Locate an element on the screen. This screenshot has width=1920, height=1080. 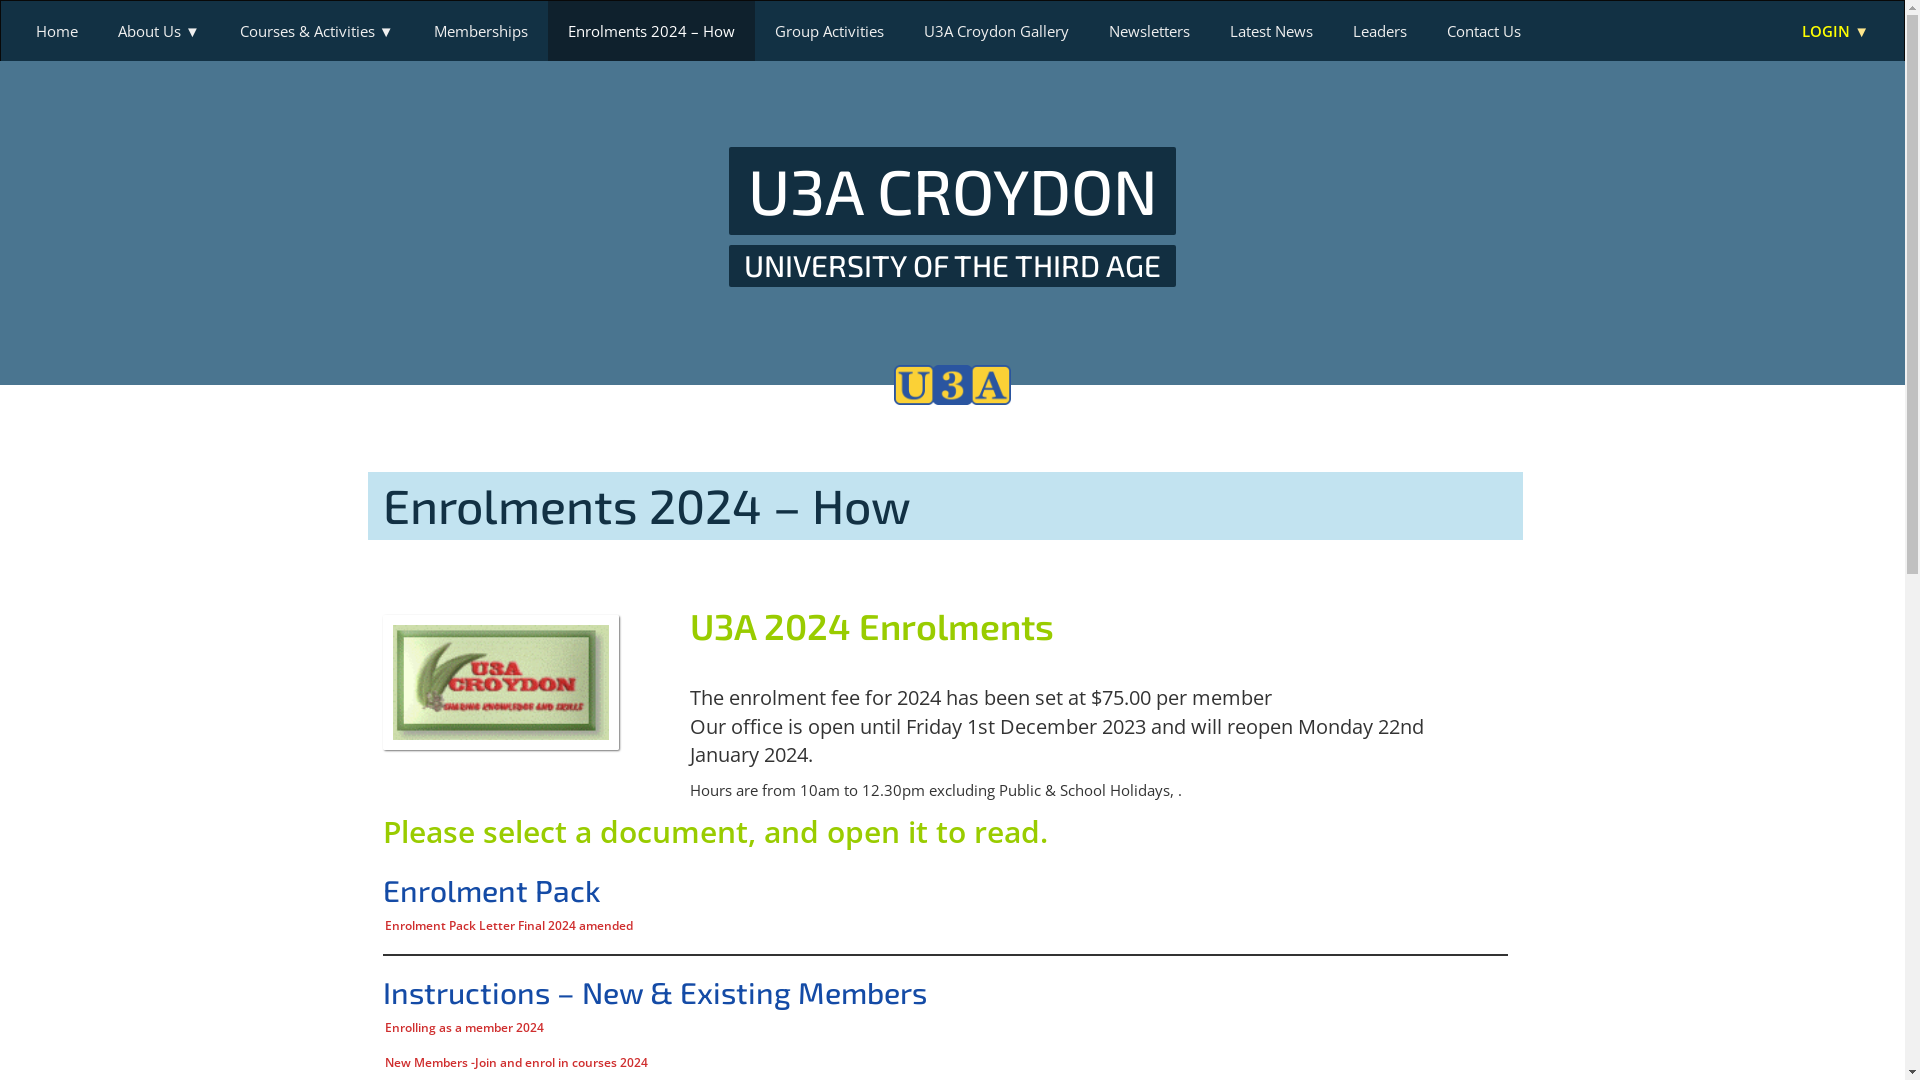
'New Members -Join and enrol in courses 2024' is located at coordinates (515, 1062).